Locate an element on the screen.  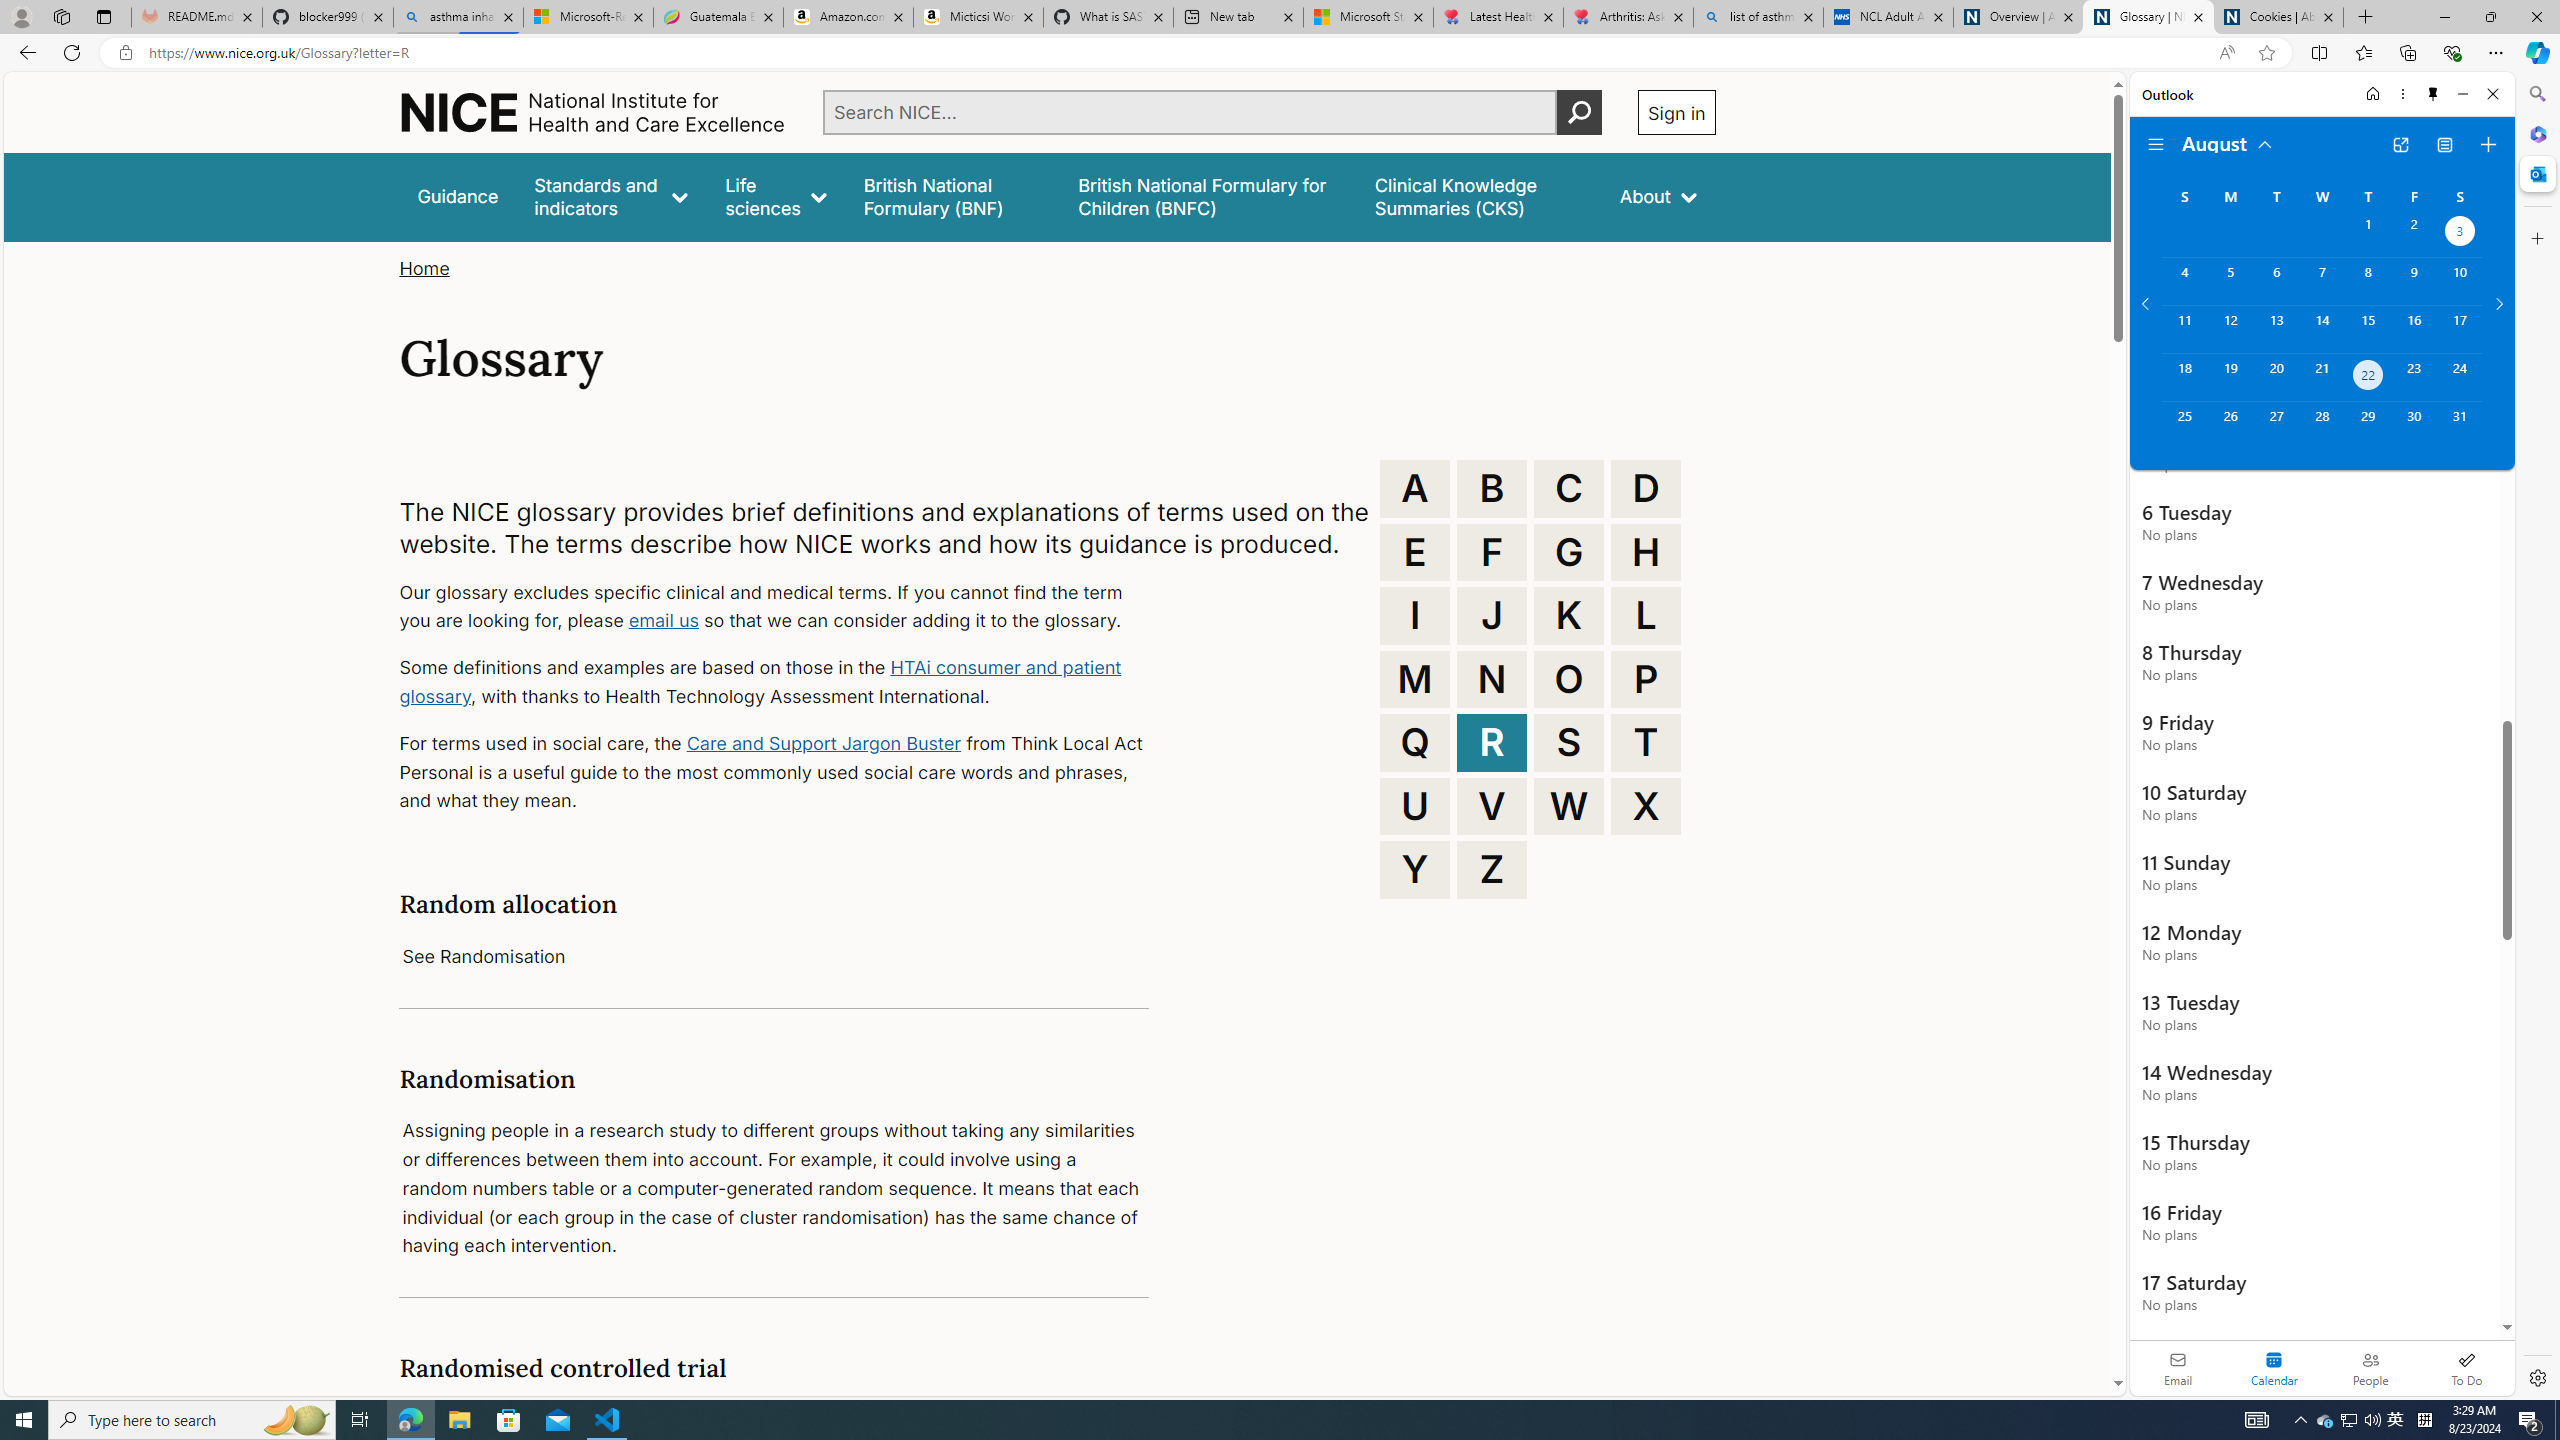
'Settings' is located at coordinates (2535, 1376).